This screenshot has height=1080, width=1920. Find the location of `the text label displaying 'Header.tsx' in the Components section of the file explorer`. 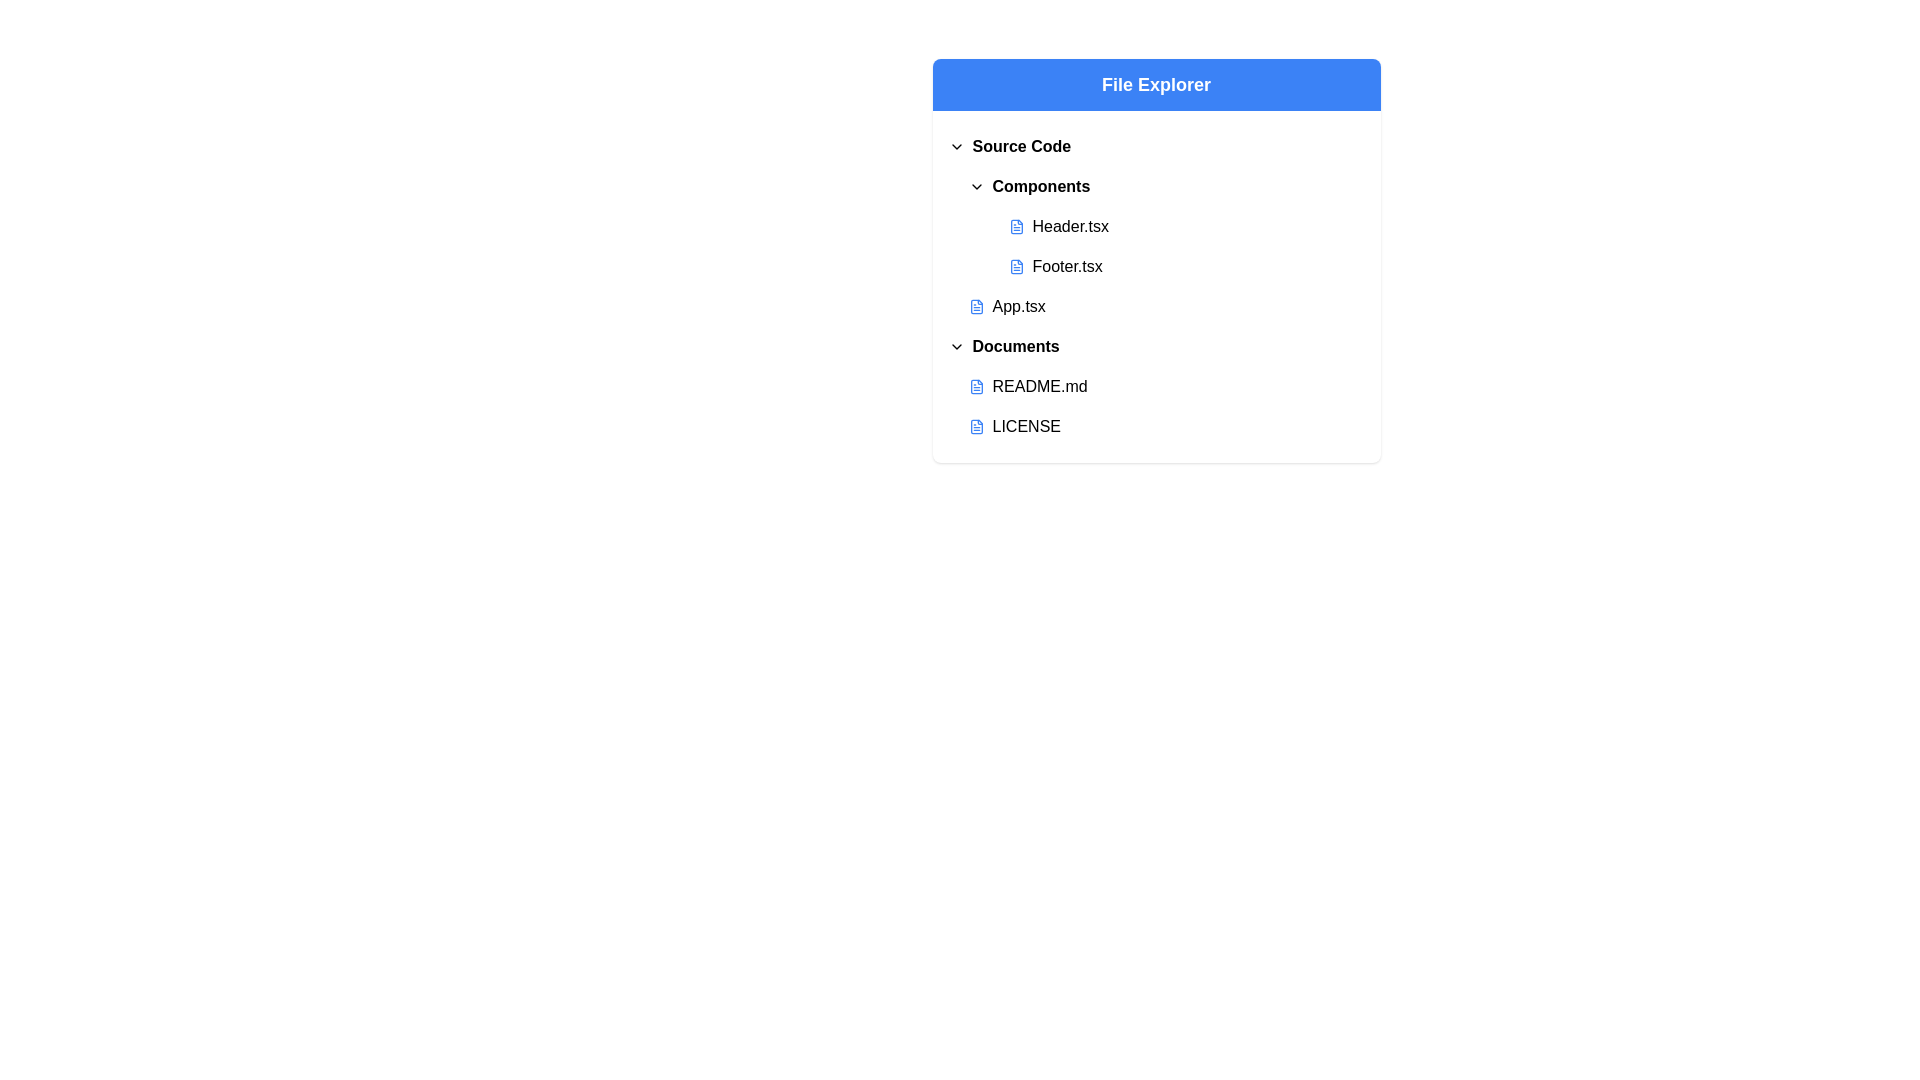

the text label displaying 'Header.tsx' in the Components section of the file explorer is located at coordinates (1069, 226).